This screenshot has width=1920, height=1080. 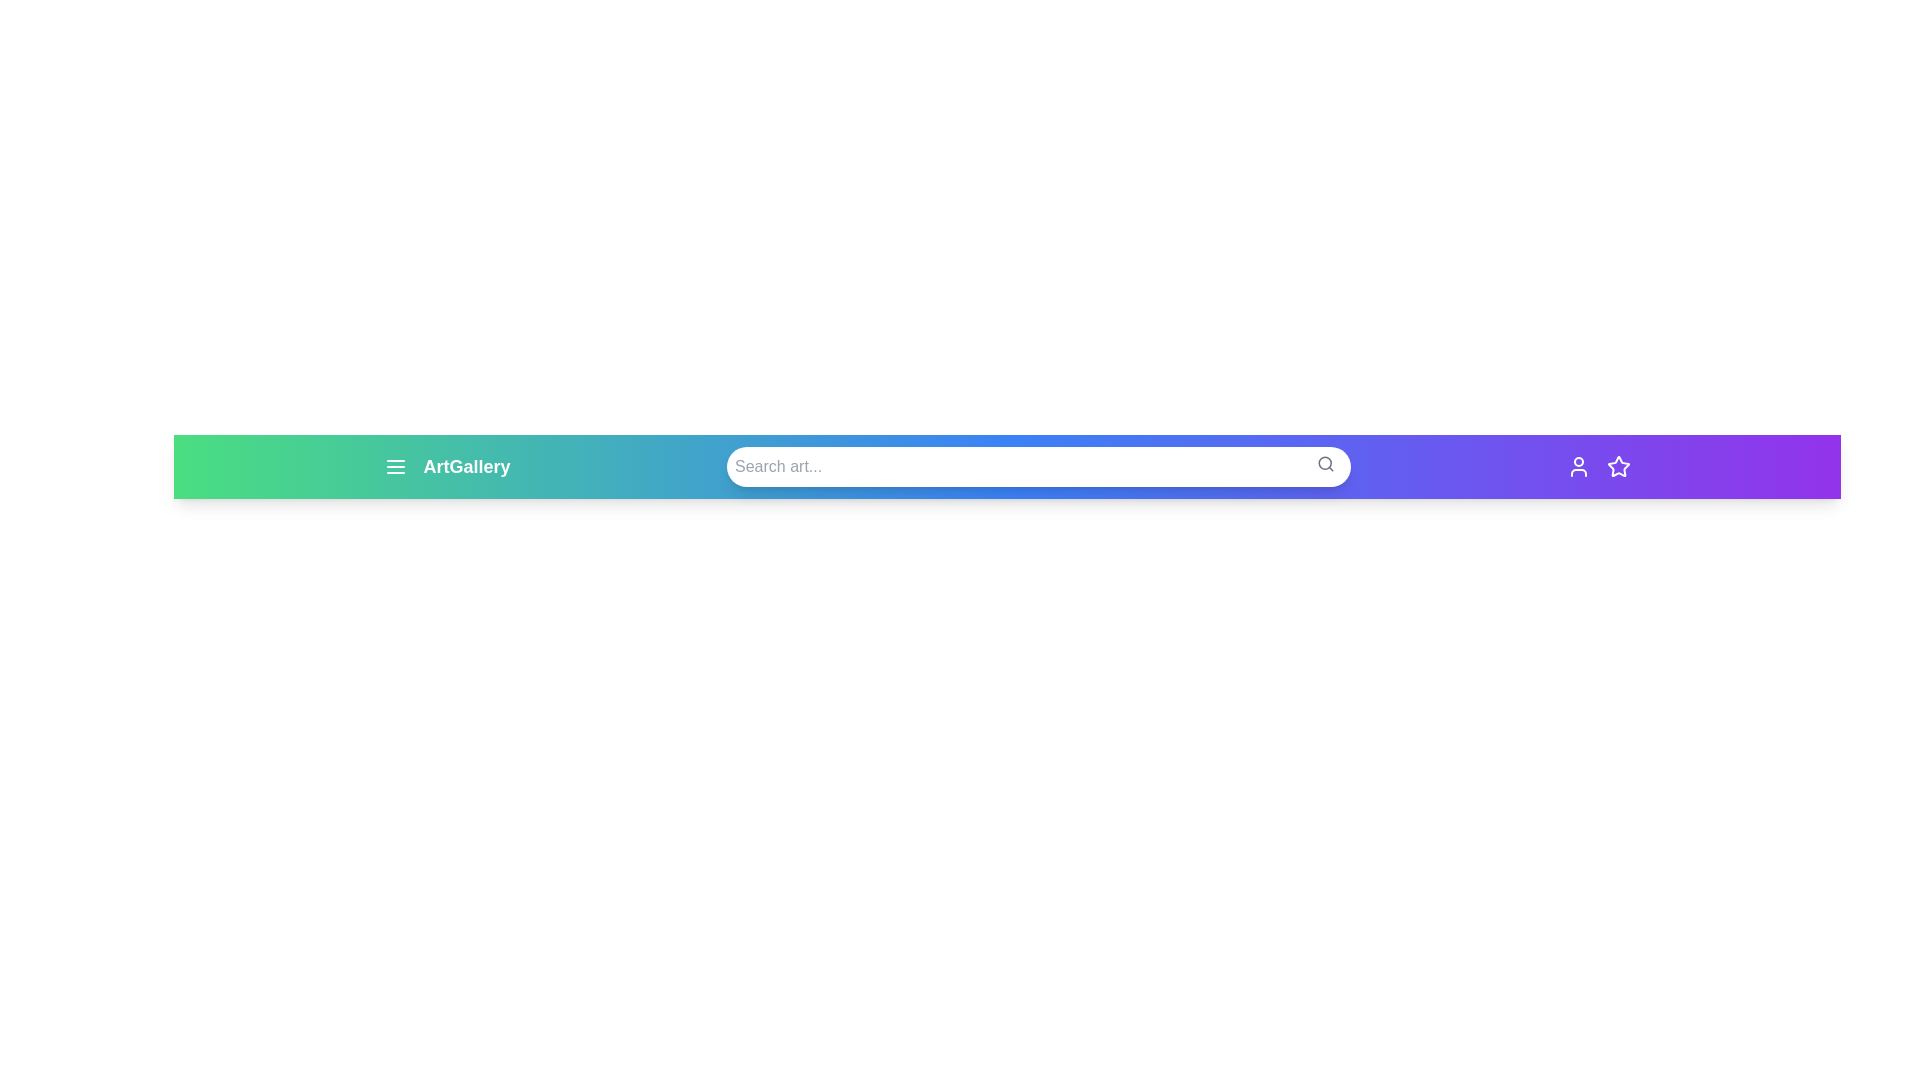 I want to click on the menu icon to toggle the menu, so click(x=395, y=466).